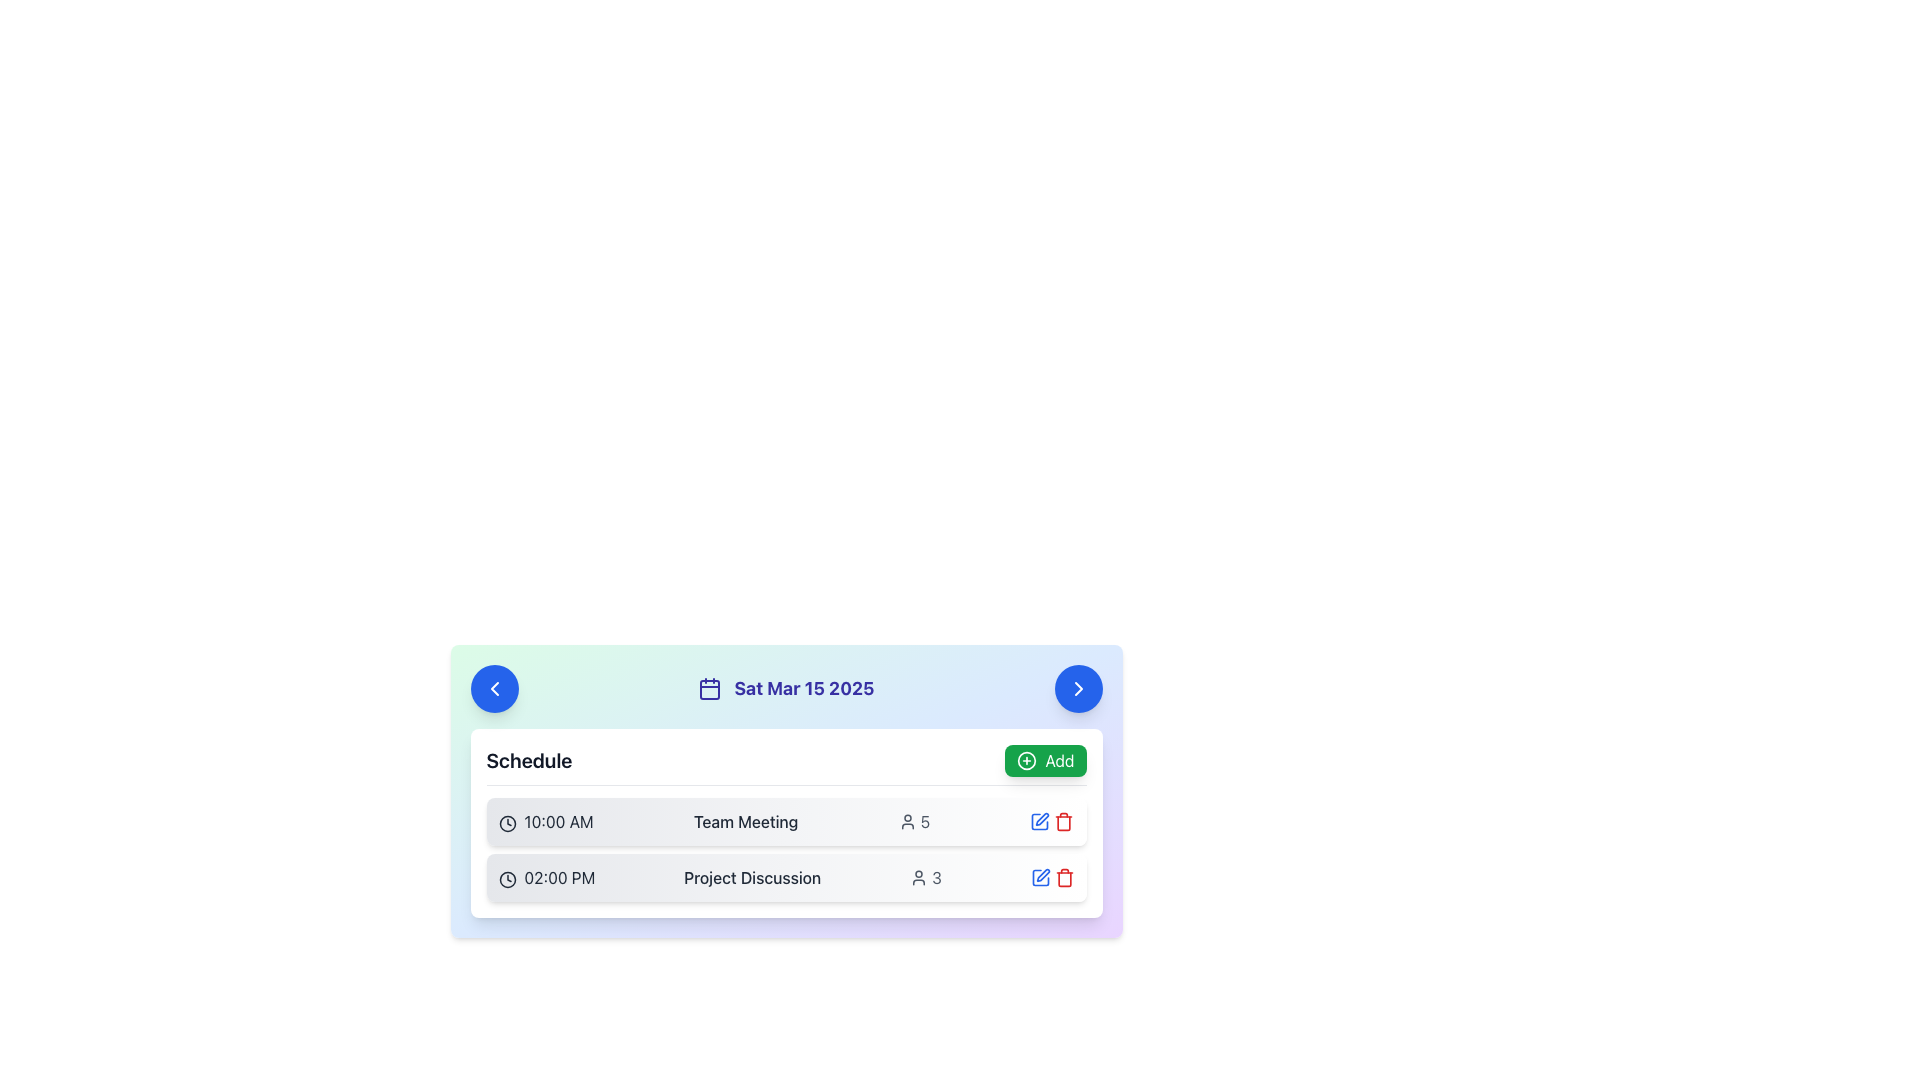 The height and width of the screenshot is (1080, 1920). Describe the element at coordinates (529, 760) in the screenshot. I see `the static Text label indicating scheduling-related actions, located at the top-left side of the section, aligned to the left of the 'Add' button` at that location.